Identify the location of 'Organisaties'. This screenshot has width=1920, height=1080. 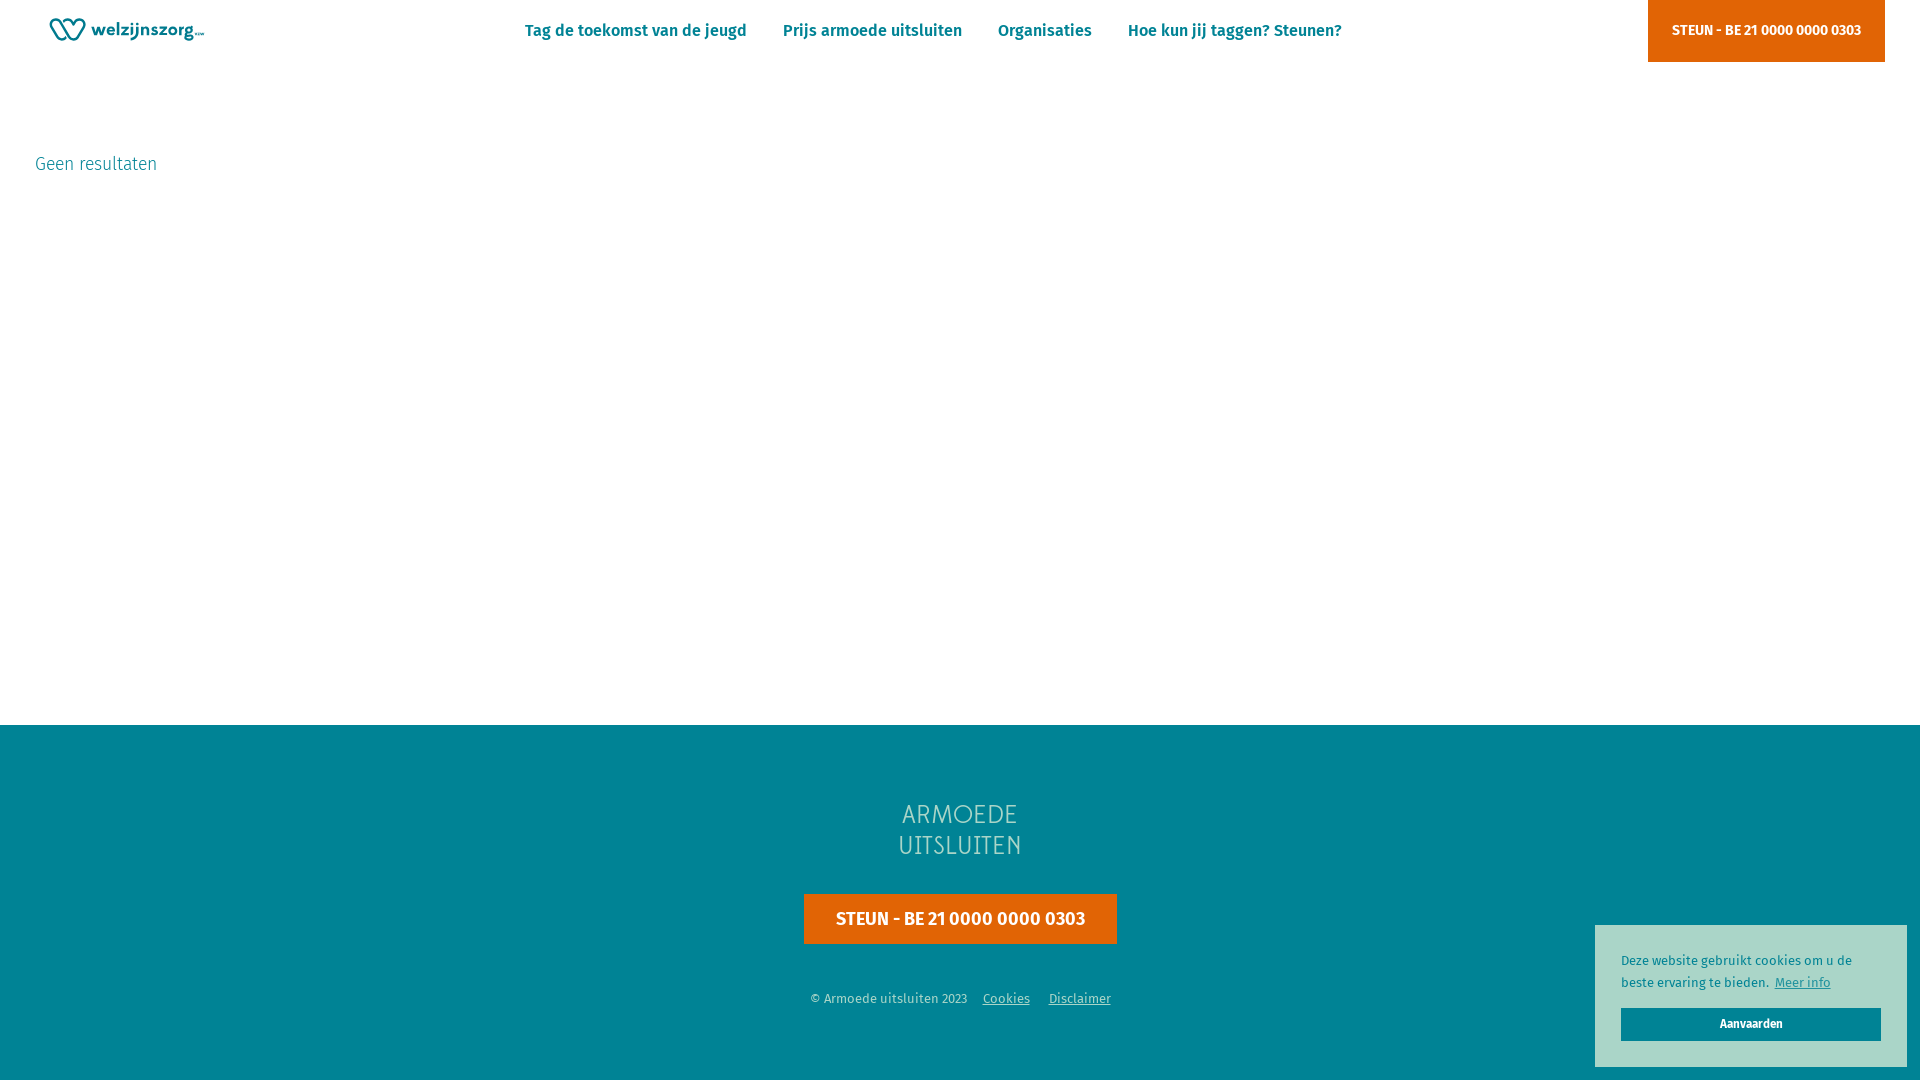
(998, 30).